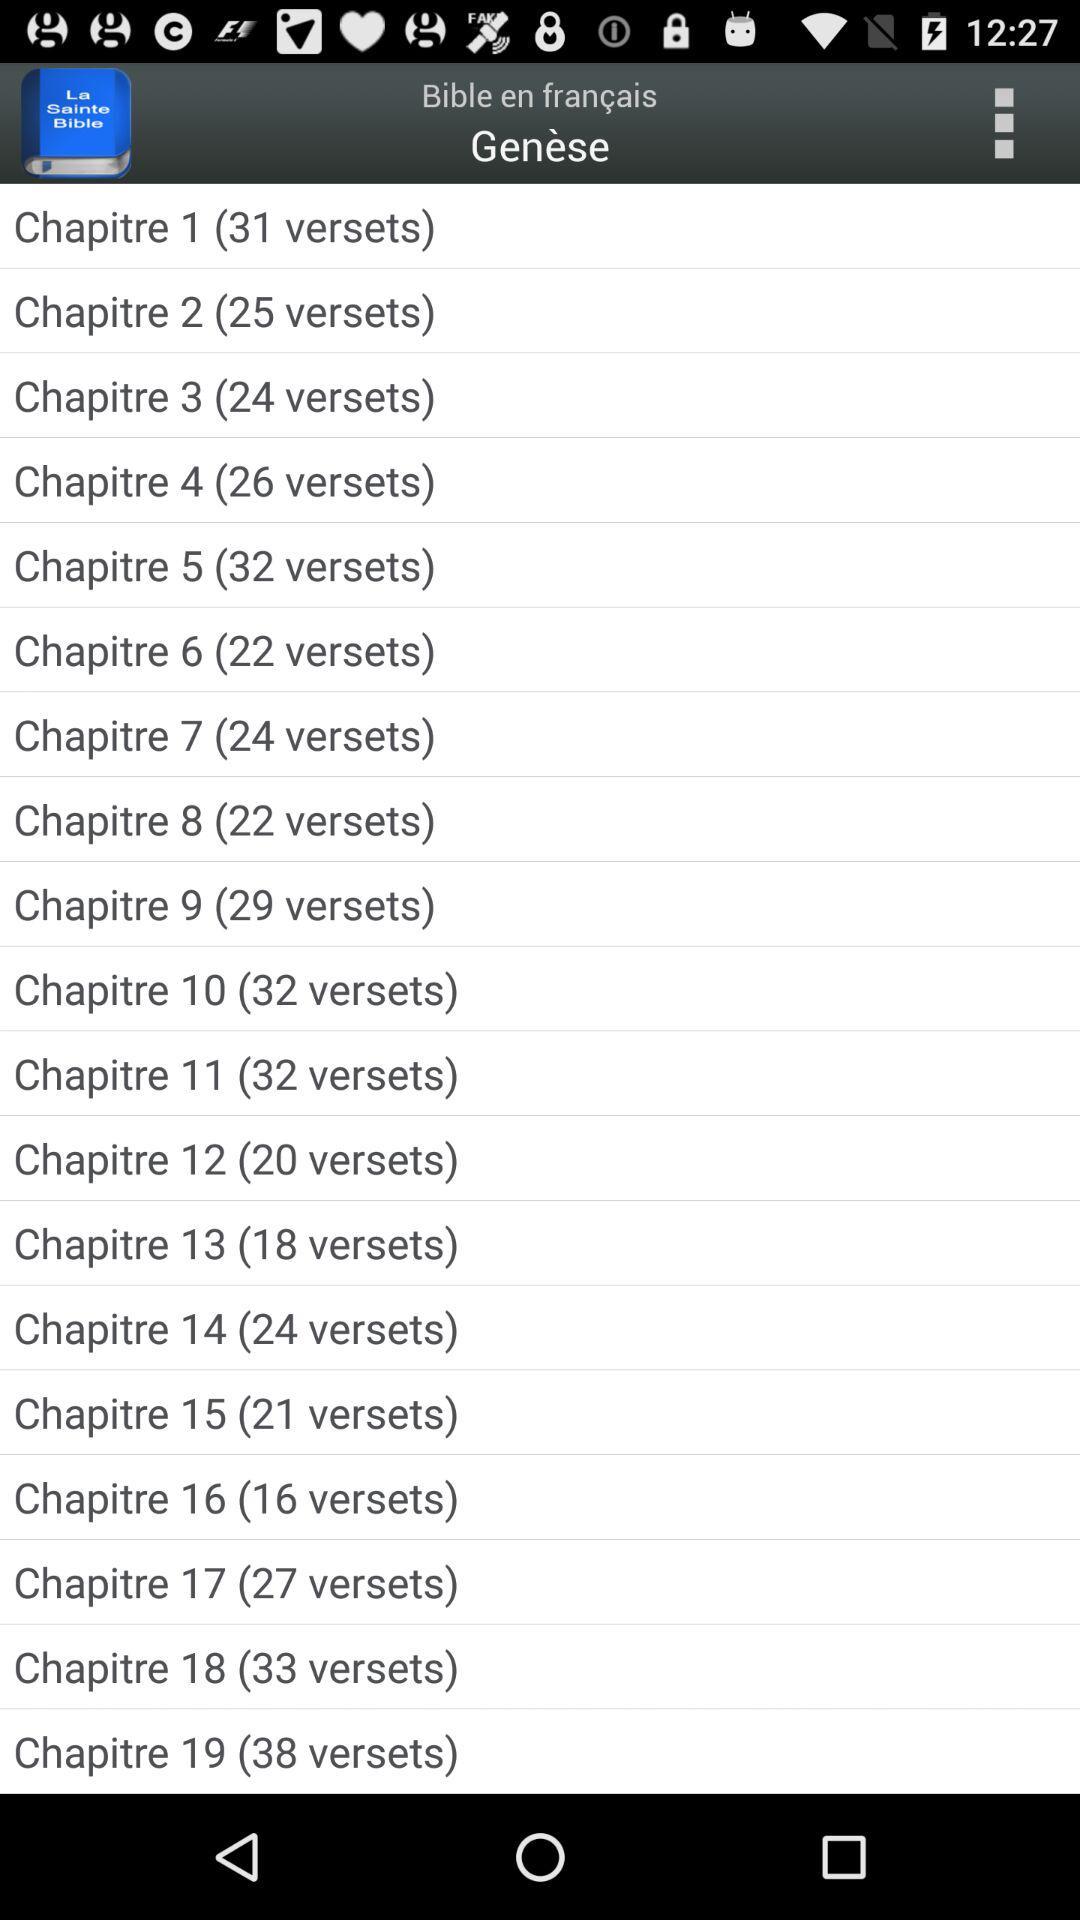  Describe the element at coordinates (540, 902) in the screenshot. I see `the chapitre 9 29 app` at that location.